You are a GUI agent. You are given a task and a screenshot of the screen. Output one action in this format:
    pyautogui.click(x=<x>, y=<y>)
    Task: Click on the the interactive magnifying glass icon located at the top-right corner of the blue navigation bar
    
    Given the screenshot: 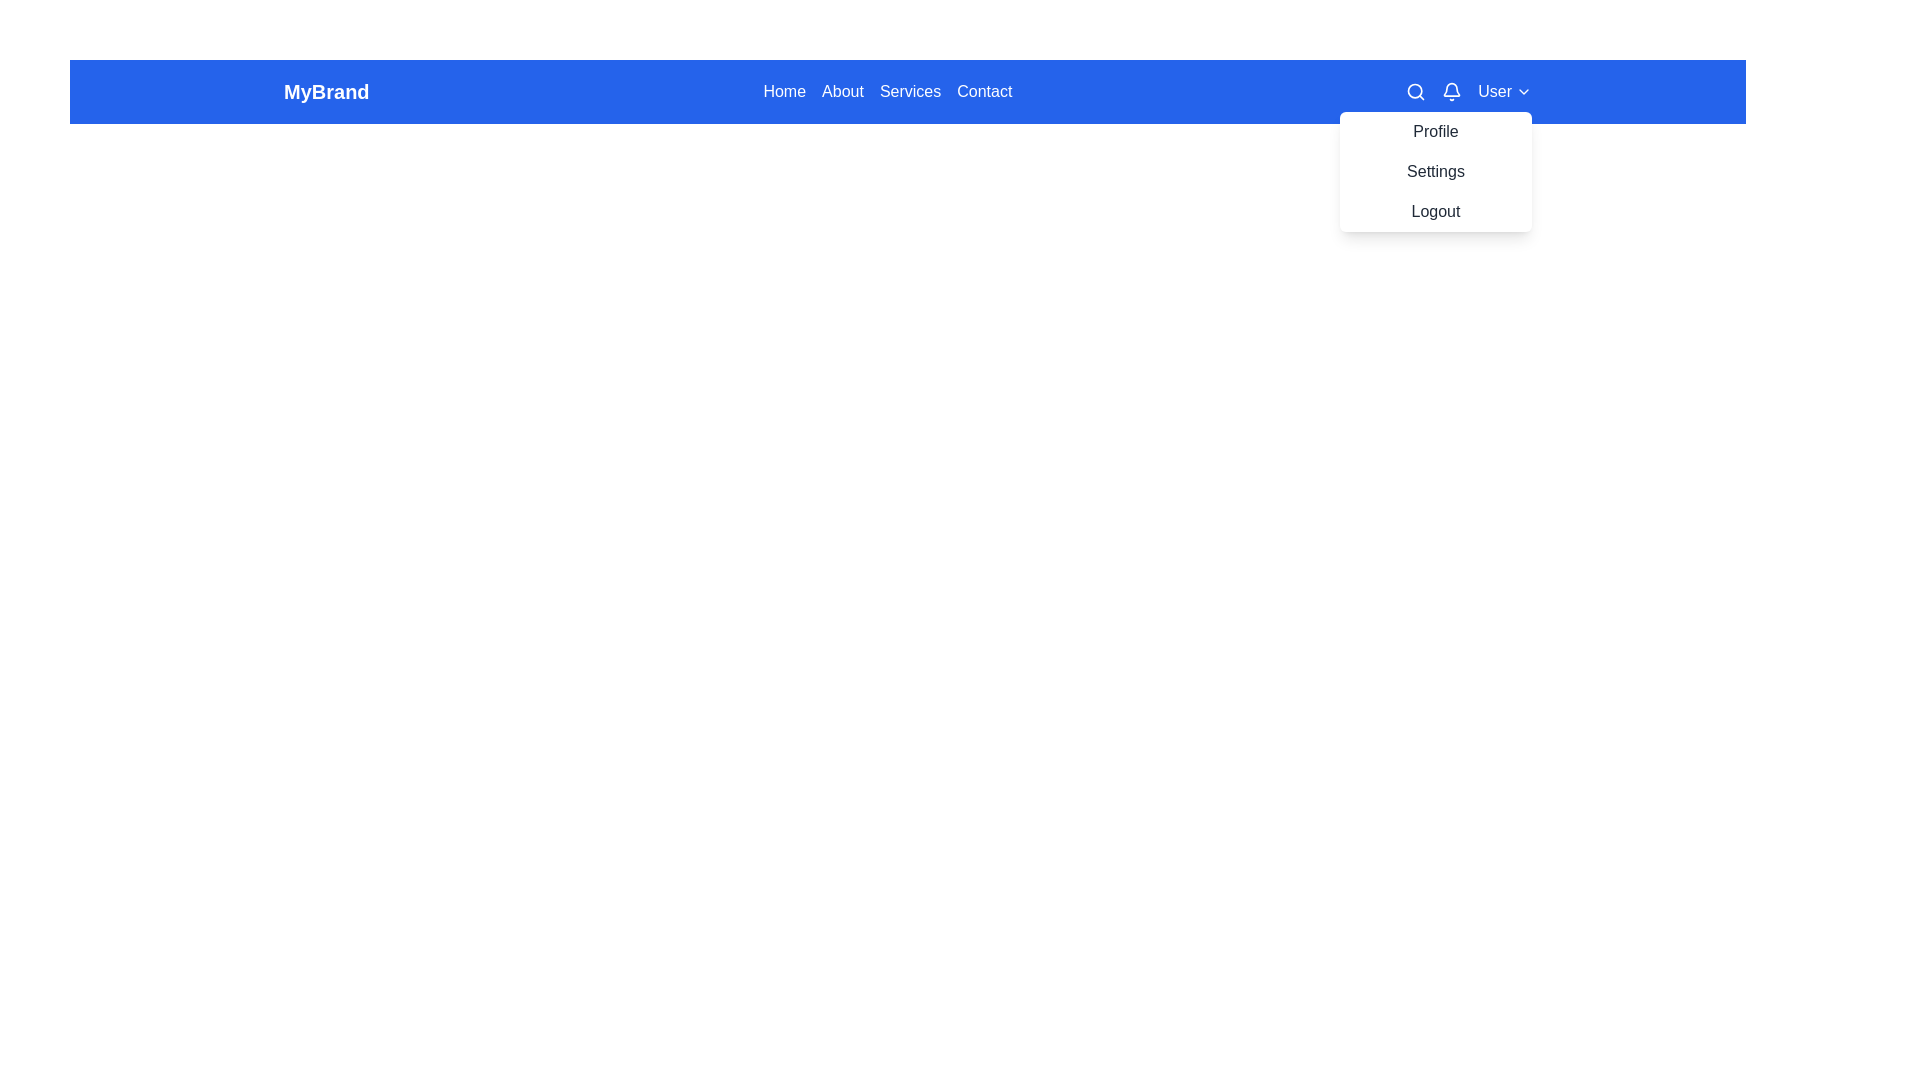 What is the action you would take?
    pyautogui.click(x=1415, y=92)
    